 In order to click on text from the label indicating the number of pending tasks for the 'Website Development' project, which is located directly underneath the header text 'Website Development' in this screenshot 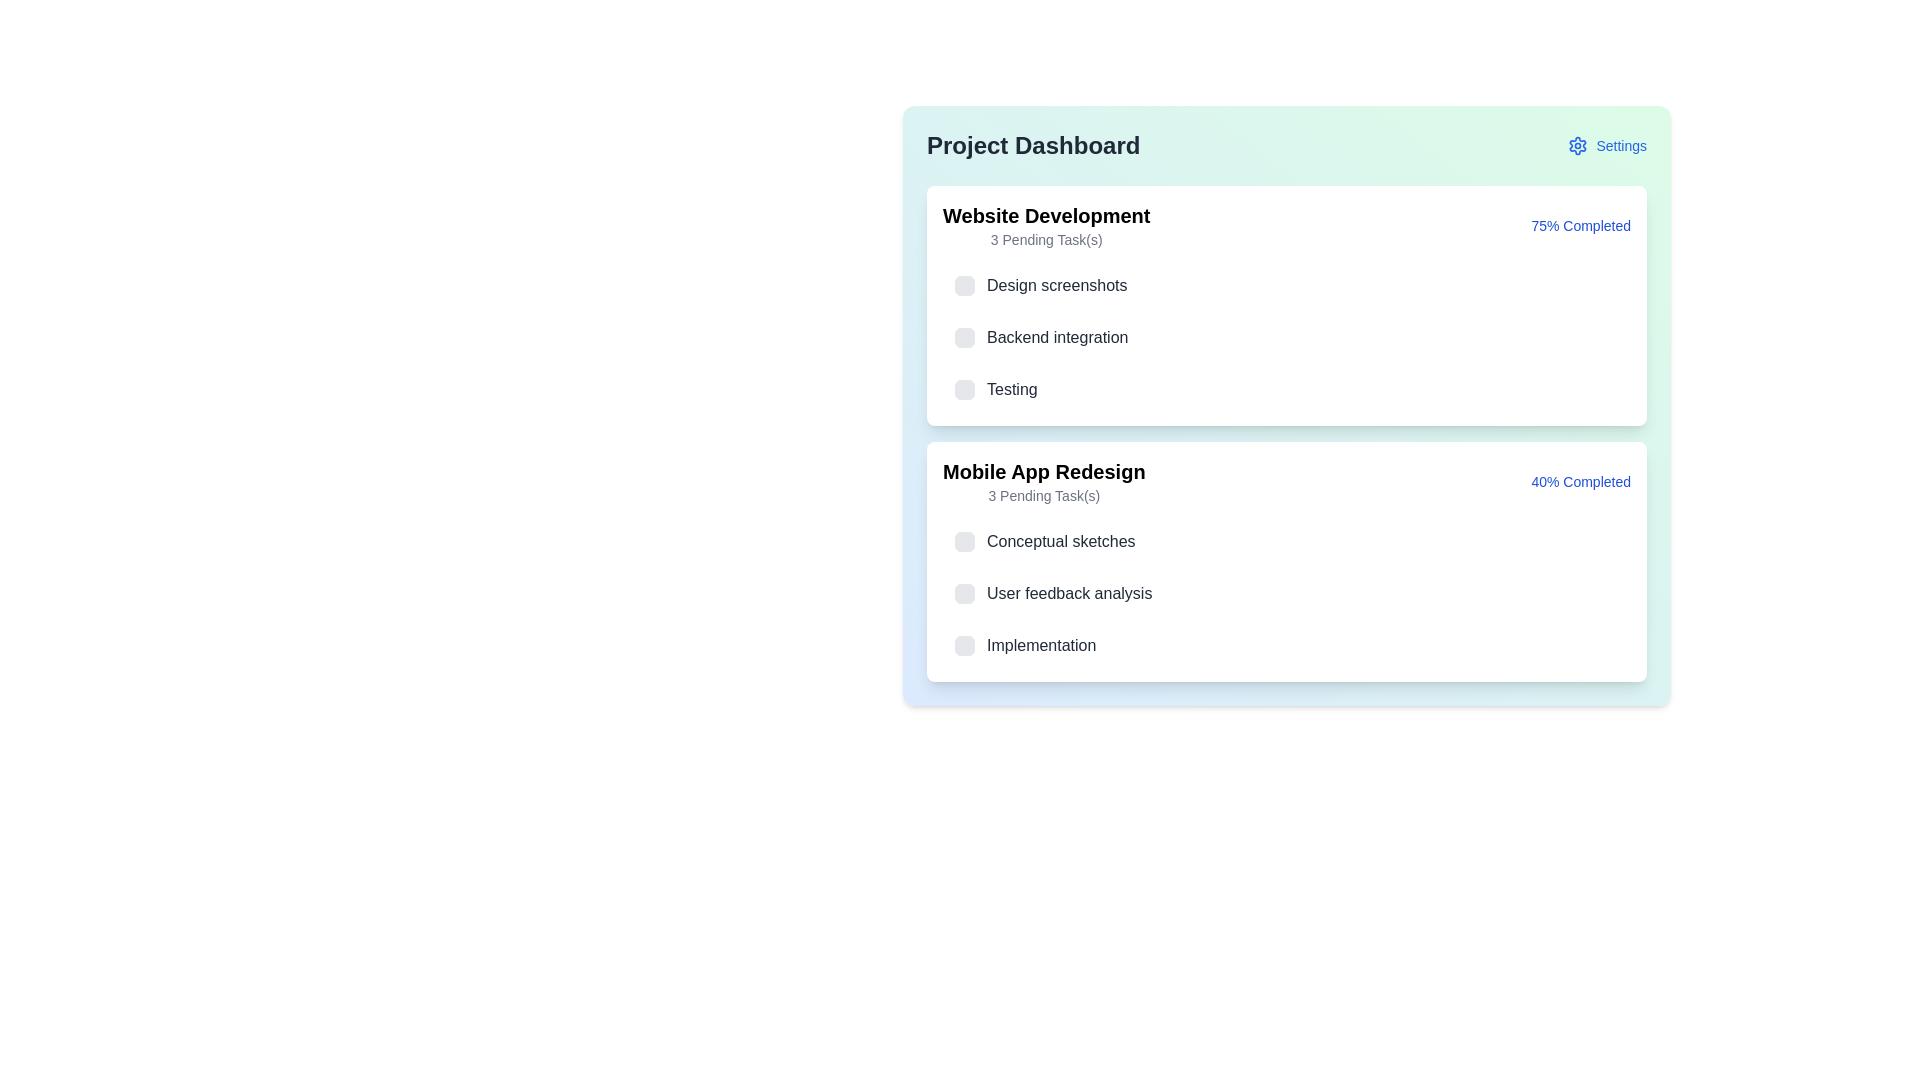, I will do `click(1045, 238)`.